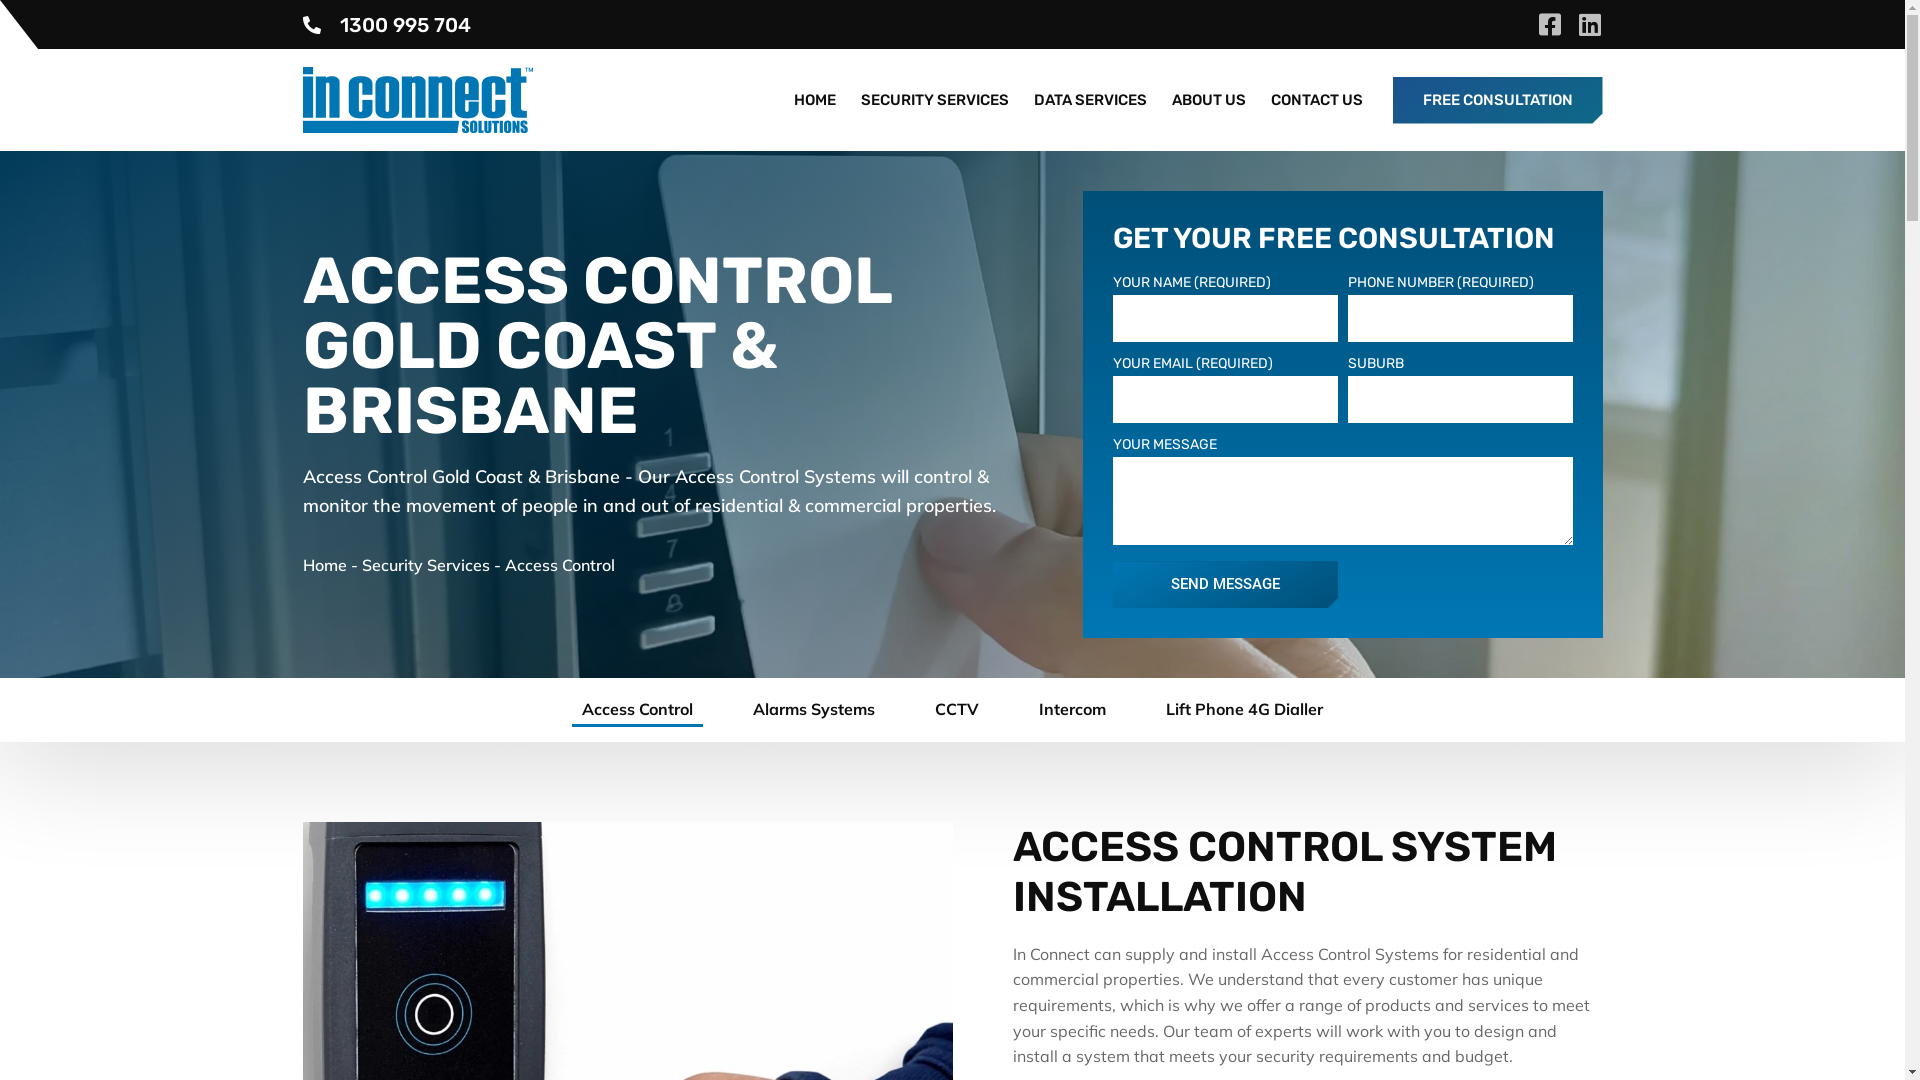 This screenshot has height=1080, width=1920. Describe the element at coordinates (301, 23) in the screenshot. I see `'1300 995 704'` at that location.